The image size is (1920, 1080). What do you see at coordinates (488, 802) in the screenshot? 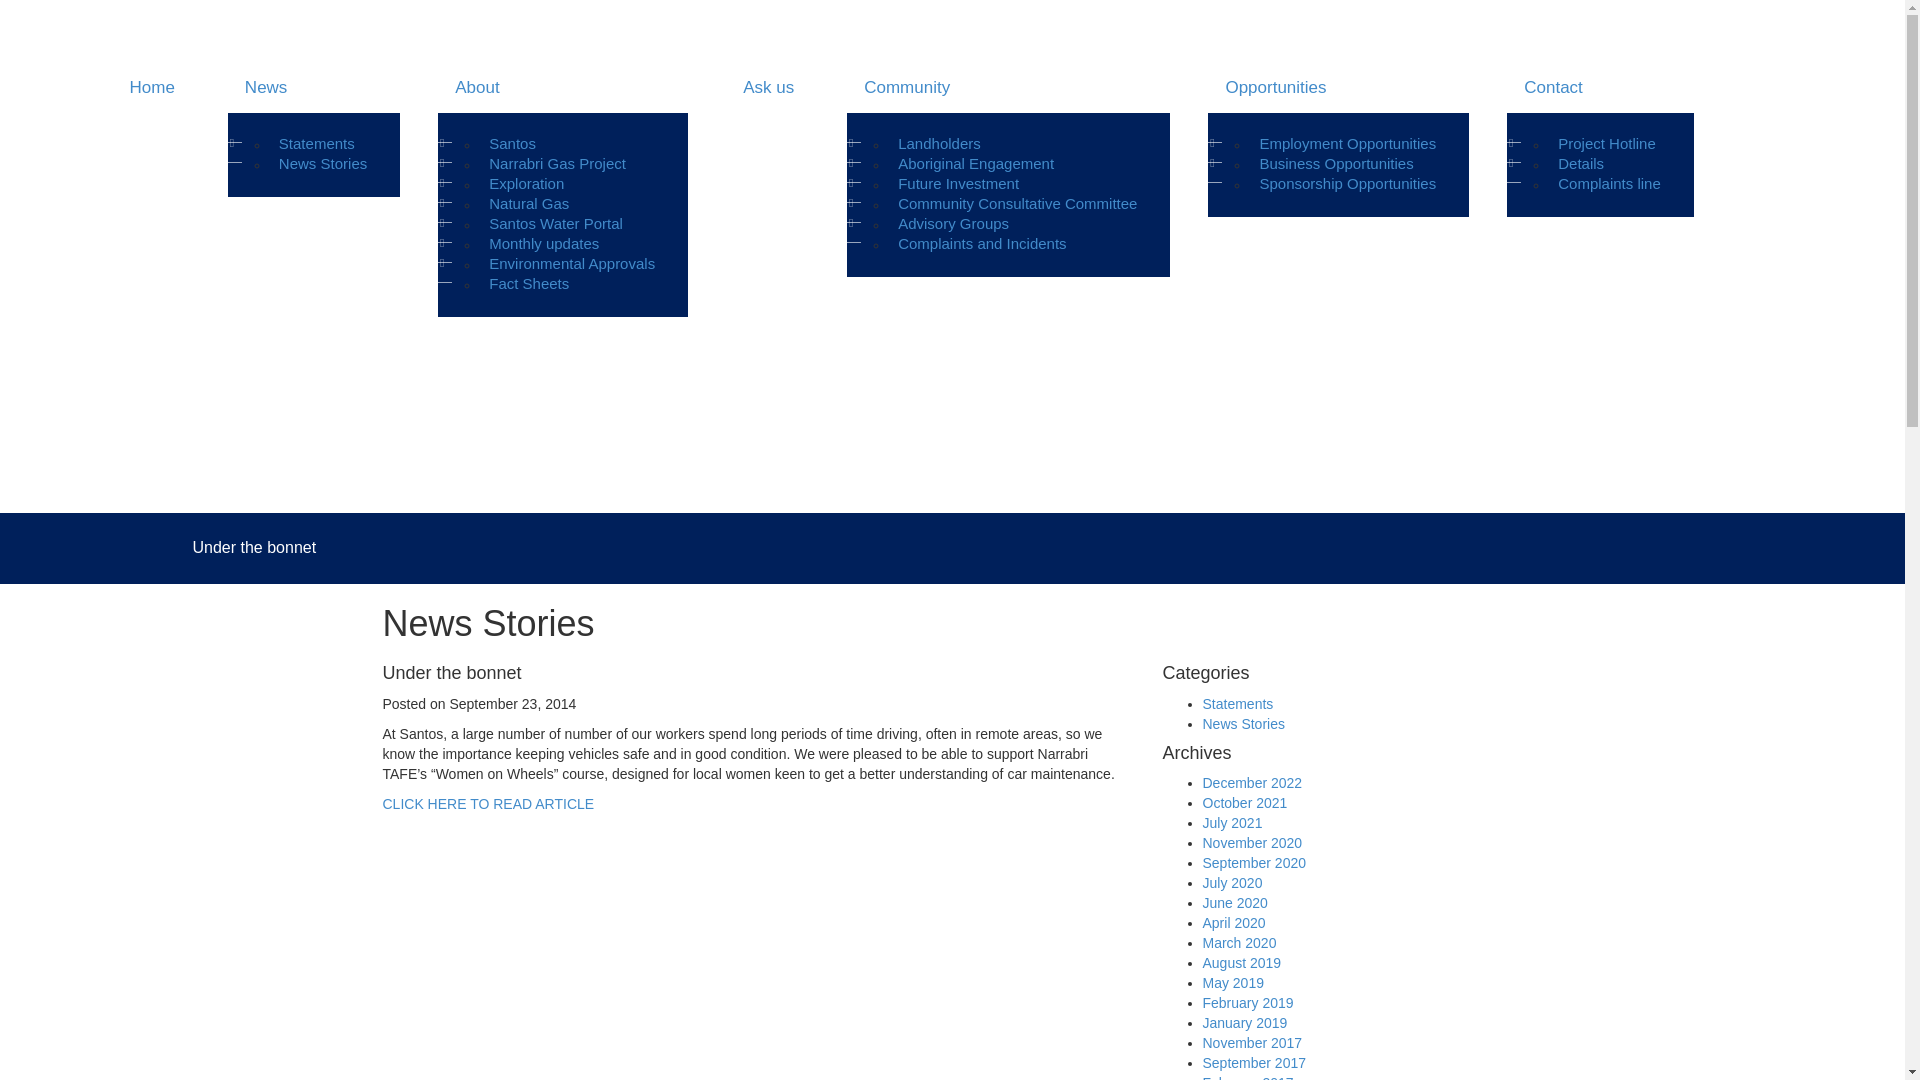
I see `'CLICK HERE TO READ ARTICLE'` at bounding box center [488, 802].